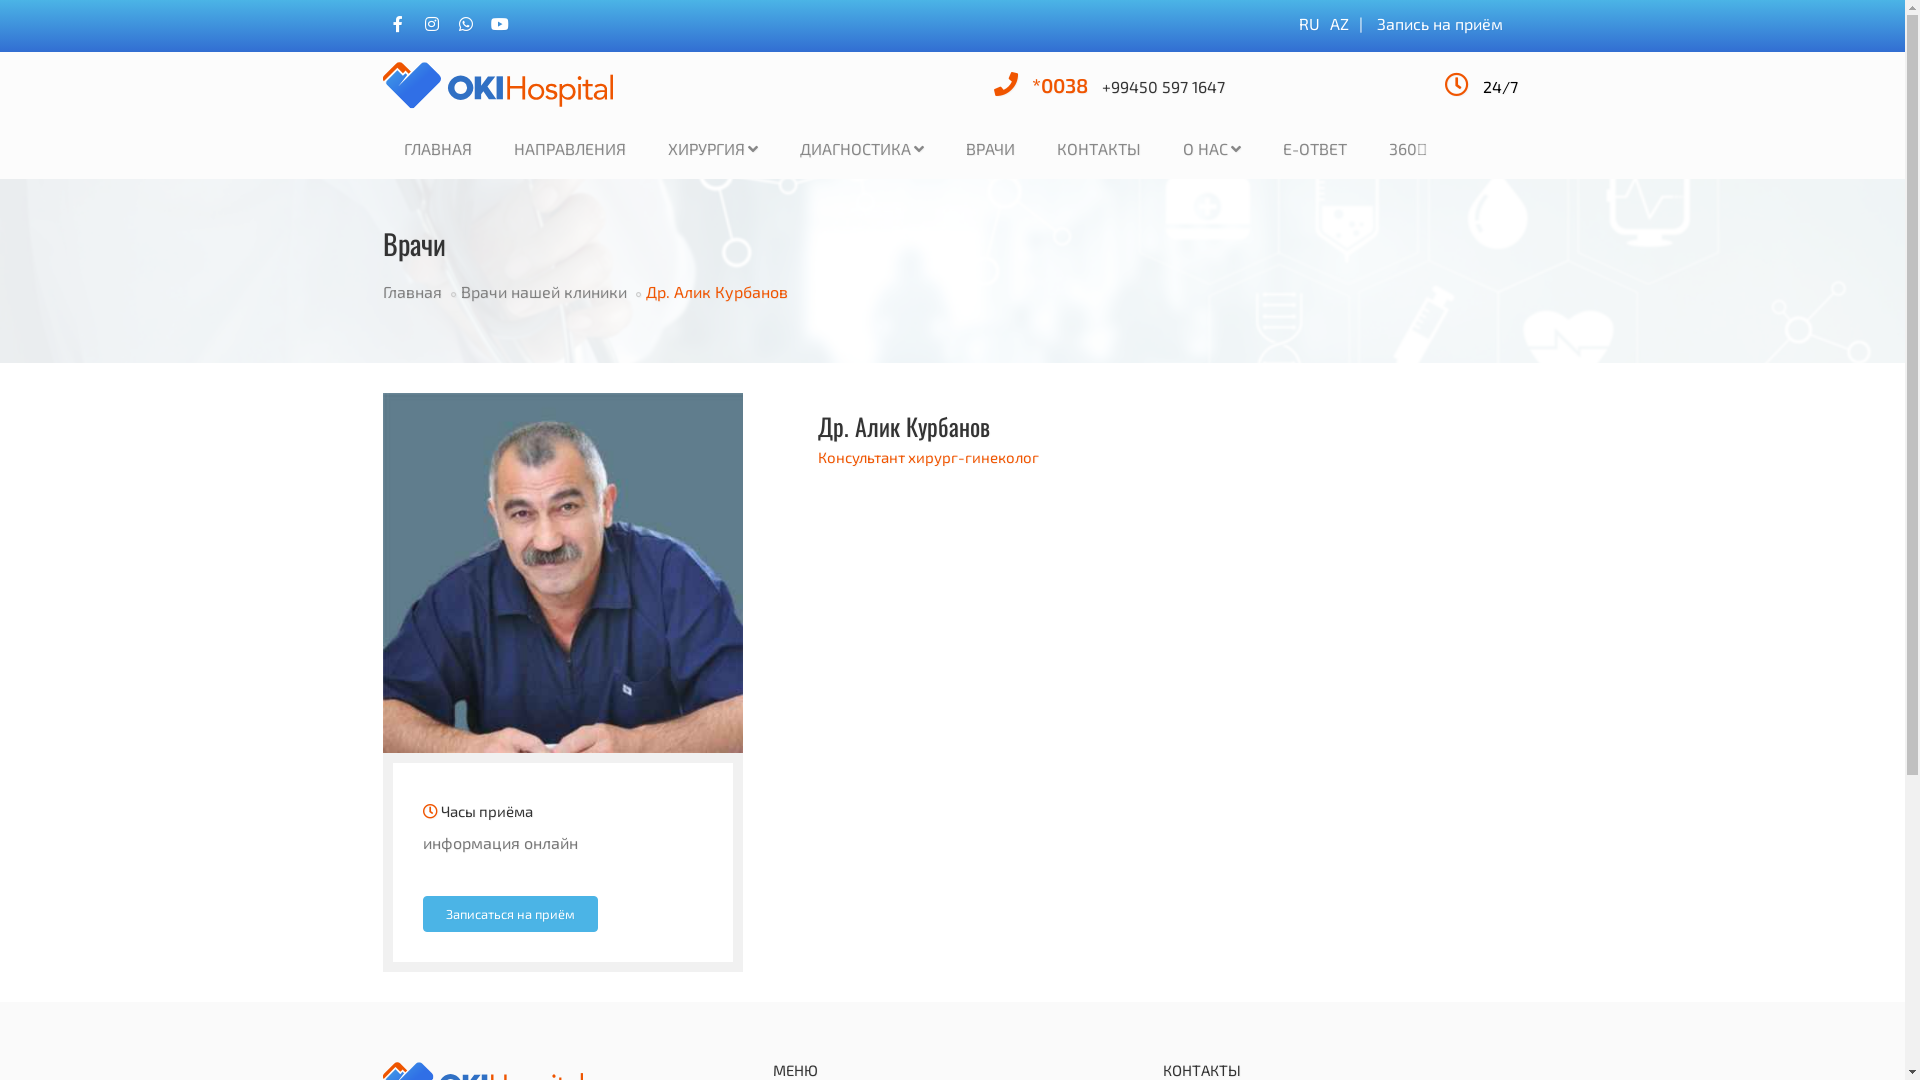 This screenshot has width=1920, height=1080. What do you see at coordinates (1339, 23) in the screenshot?
I see `'AZ'` at bounding box center [1339, 23].